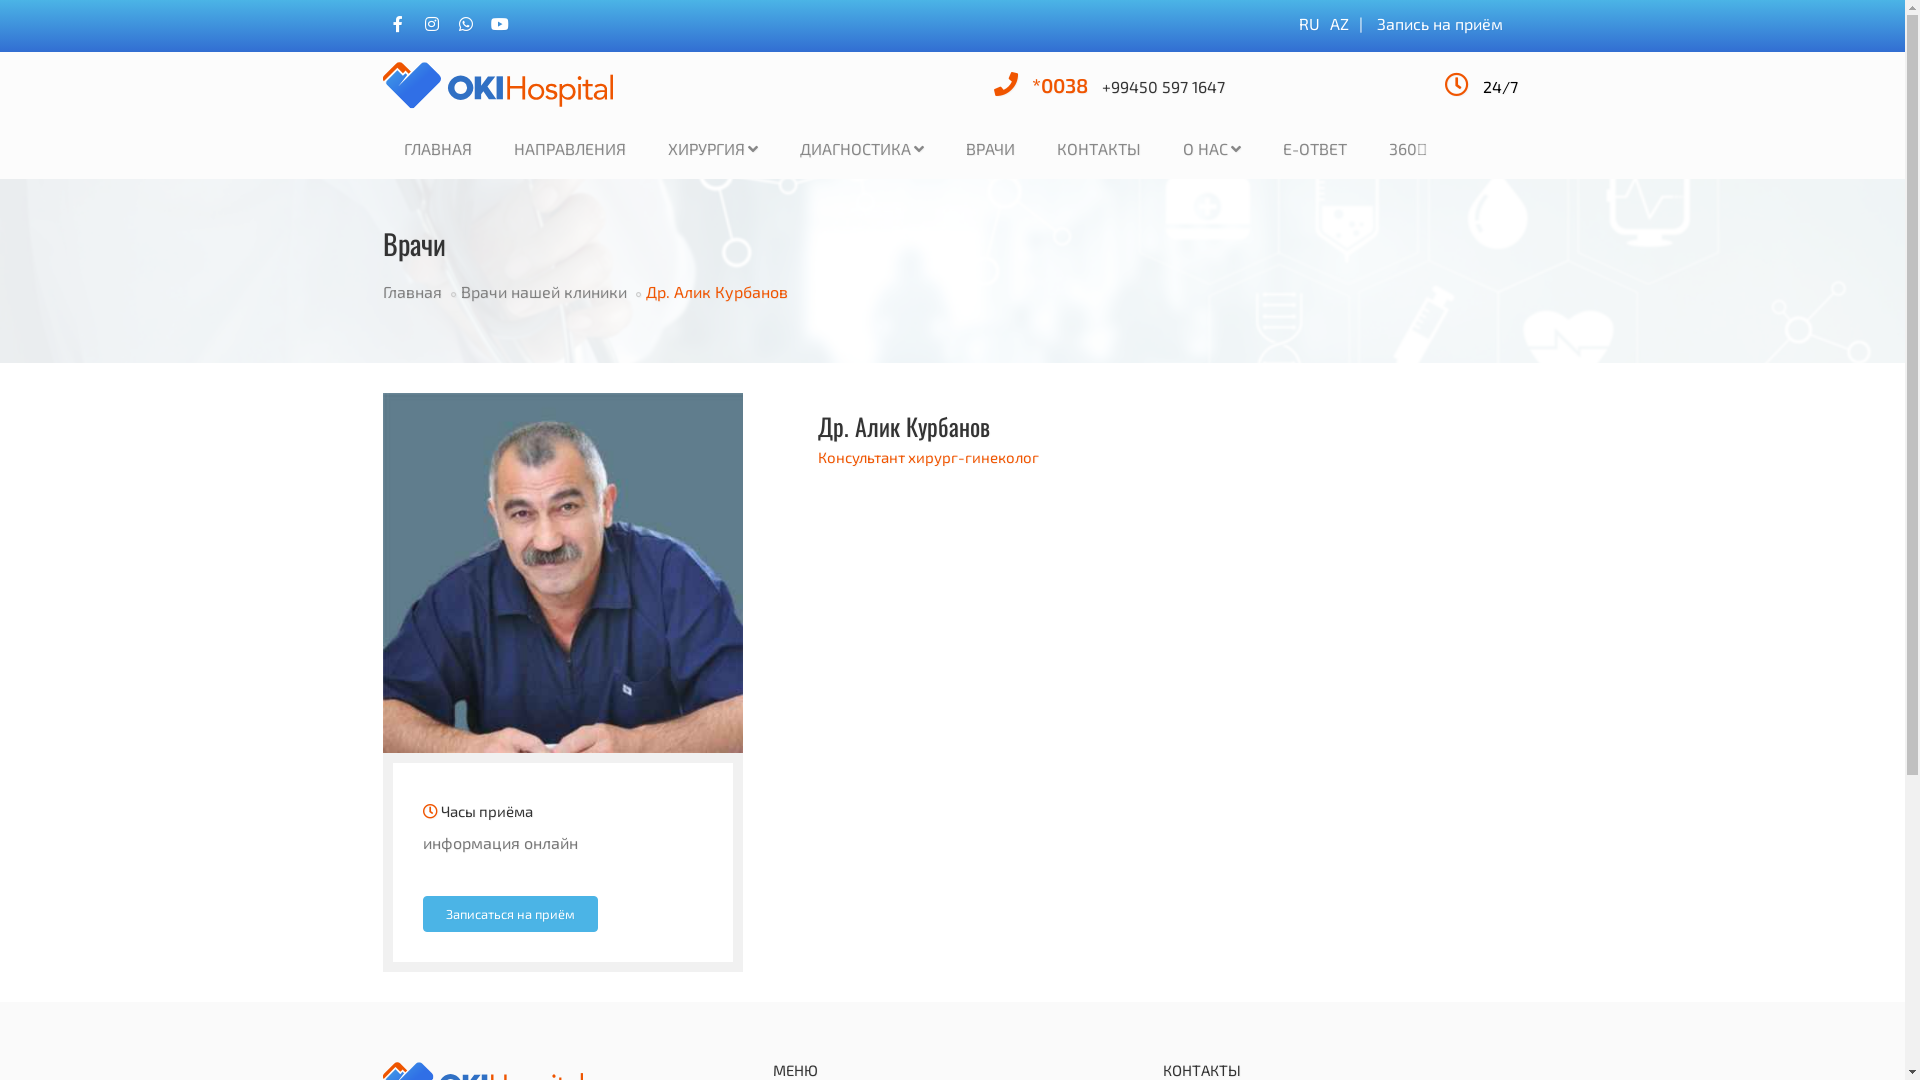 This screenshot has width=1920, height=1080. What do you see at coordinates (1339, 23) in the screenshot?
I see `'AZ'` at bounding box center [1339, 23].